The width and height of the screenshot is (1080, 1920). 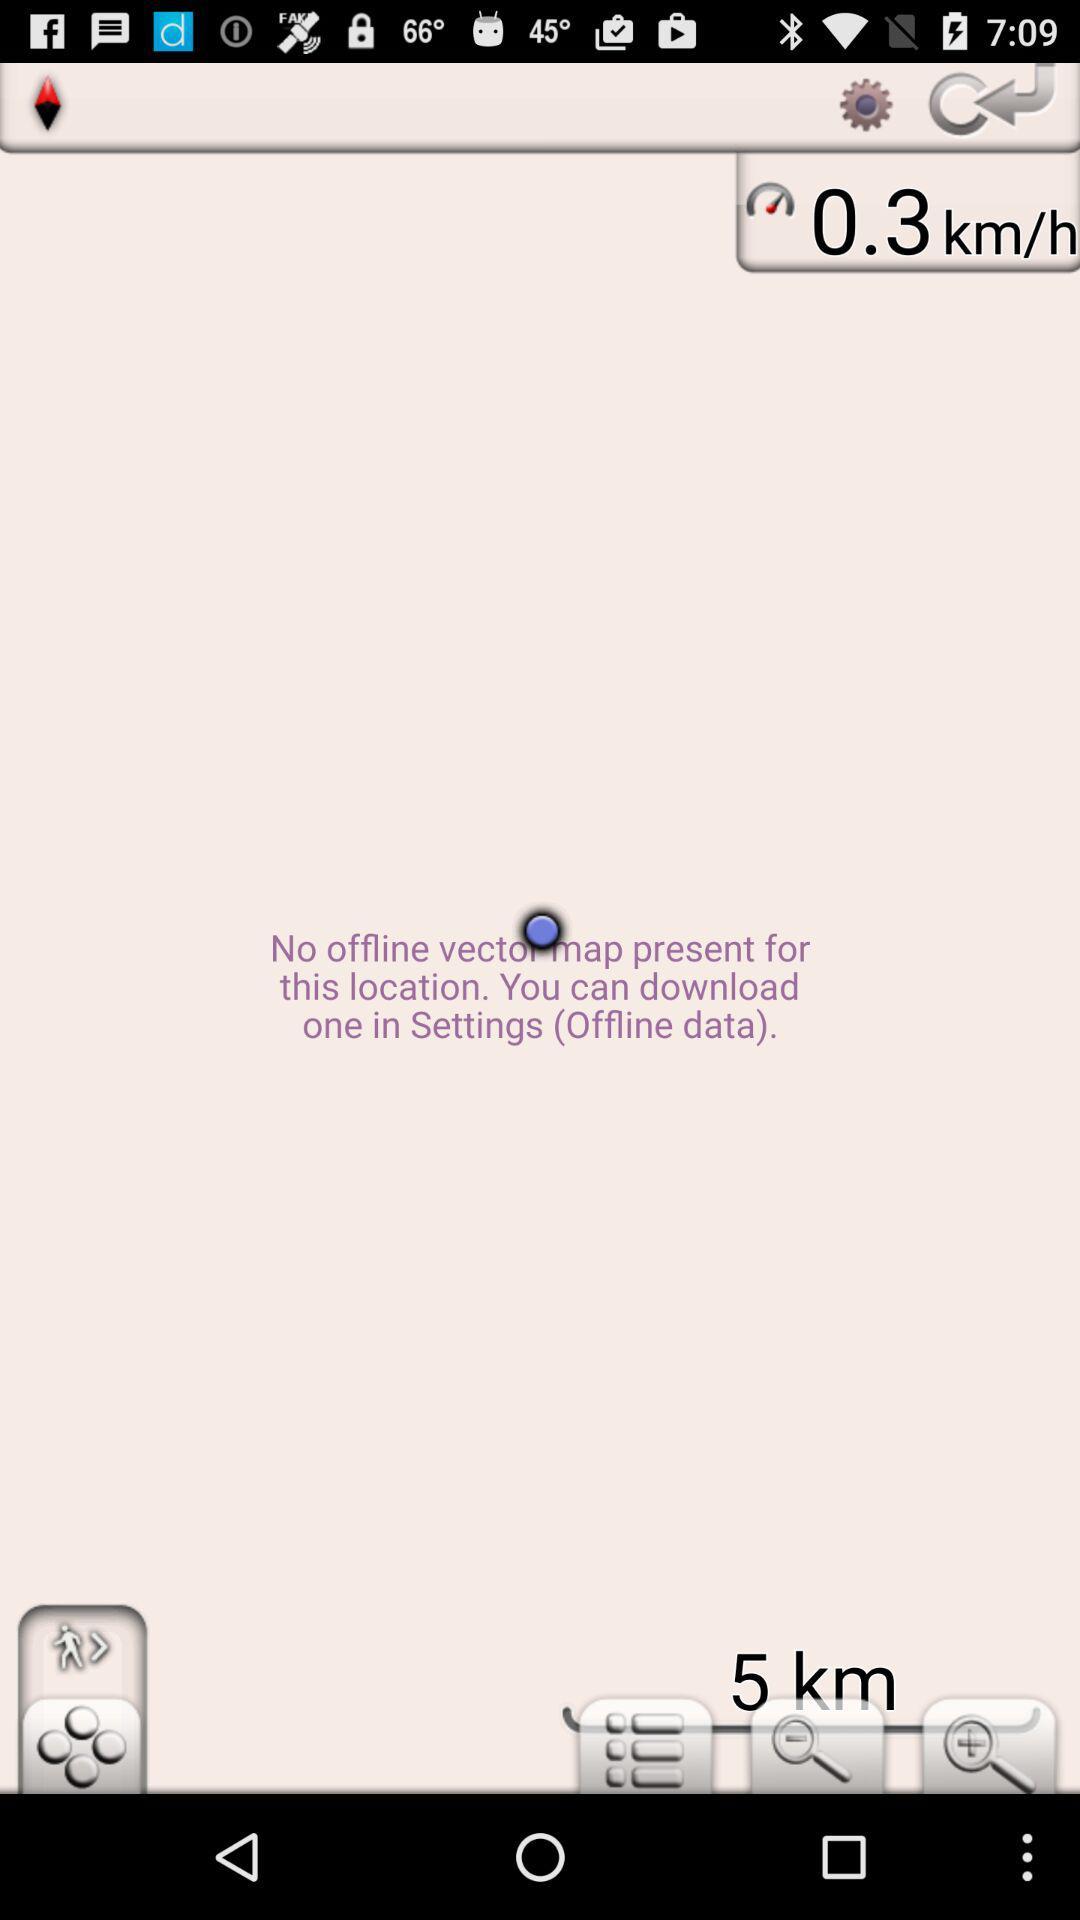 I want to click on the settings icon, so click(x=863, y=111).